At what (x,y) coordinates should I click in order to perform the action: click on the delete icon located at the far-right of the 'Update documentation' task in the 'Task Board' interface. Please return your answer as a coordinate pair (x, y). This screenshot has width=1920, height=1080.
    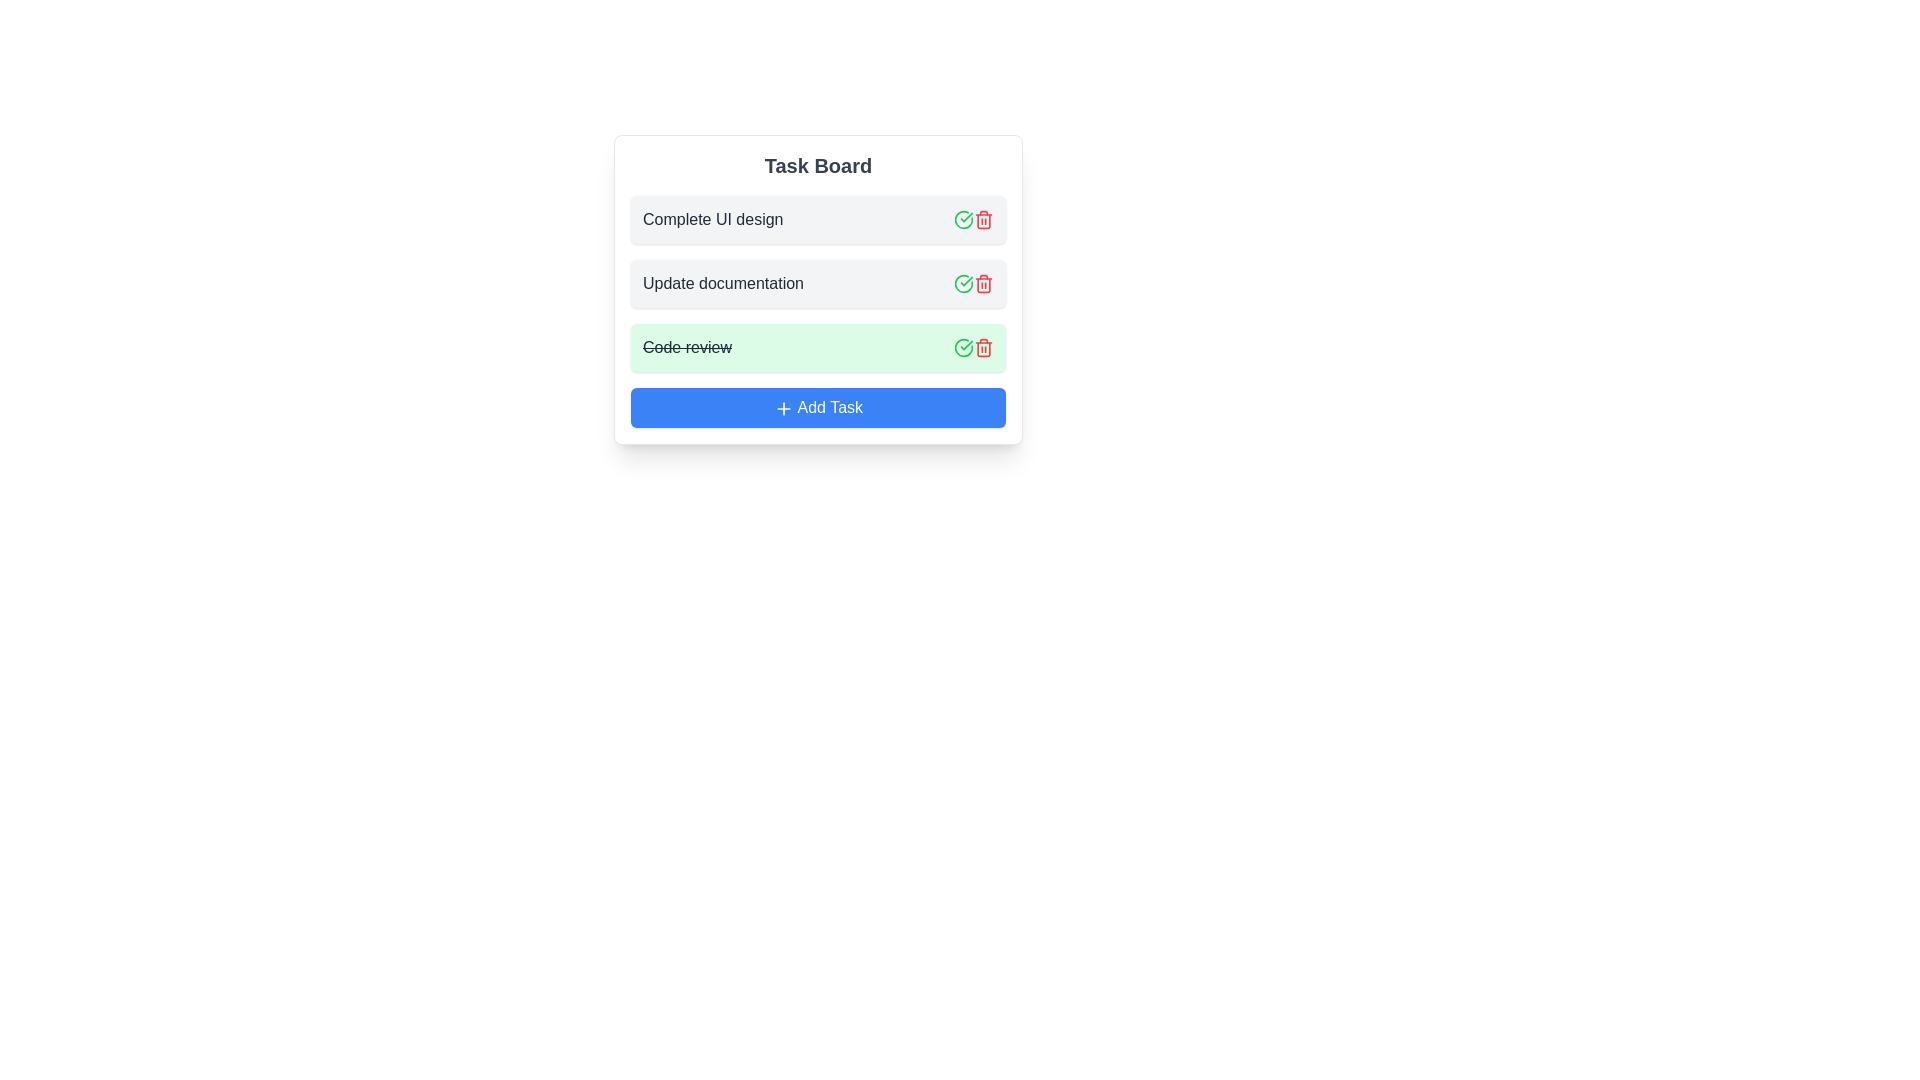
    Looking at the image, I should click on (983, 284).